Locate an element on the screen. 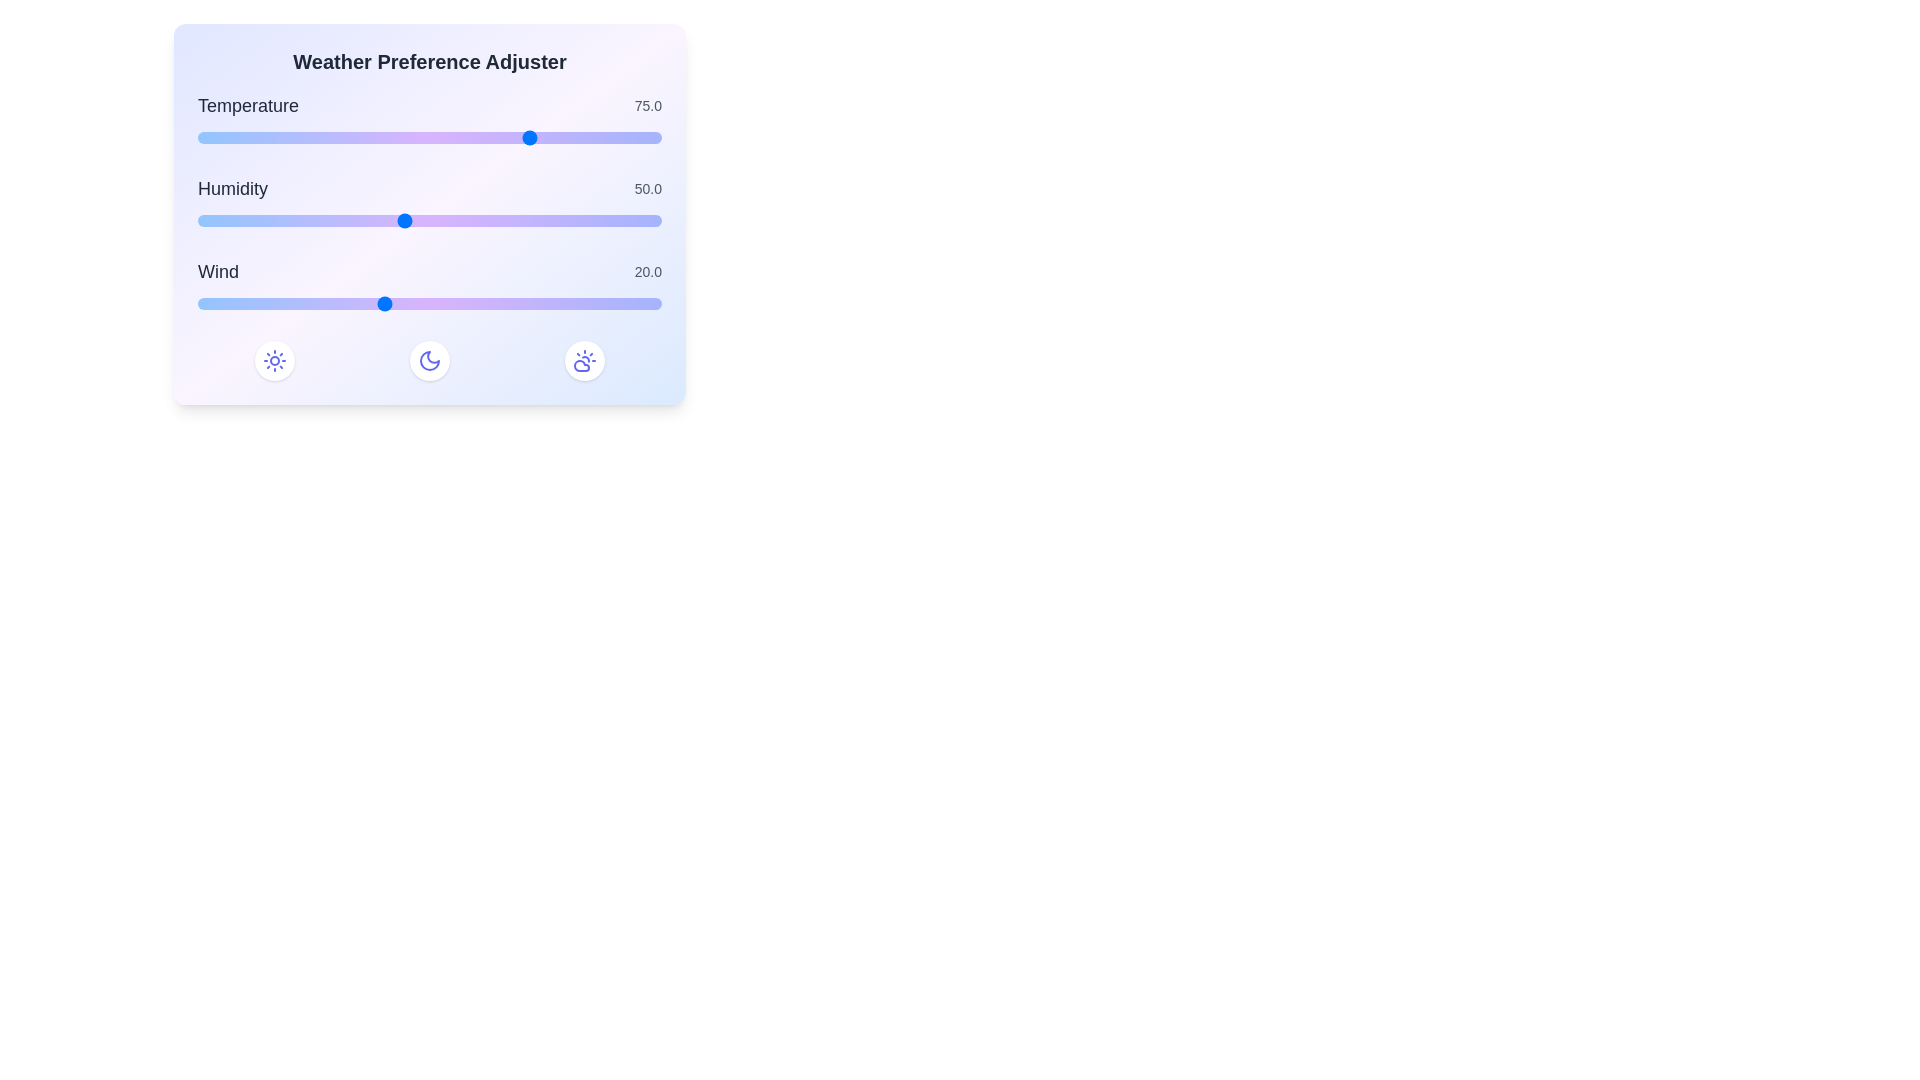 The image size is (1920, 1080). the temperature slider, which allows users to adjust the temperature preference ranging from 10 to 100, currently set at 75 is located at coordinates (429, 137).